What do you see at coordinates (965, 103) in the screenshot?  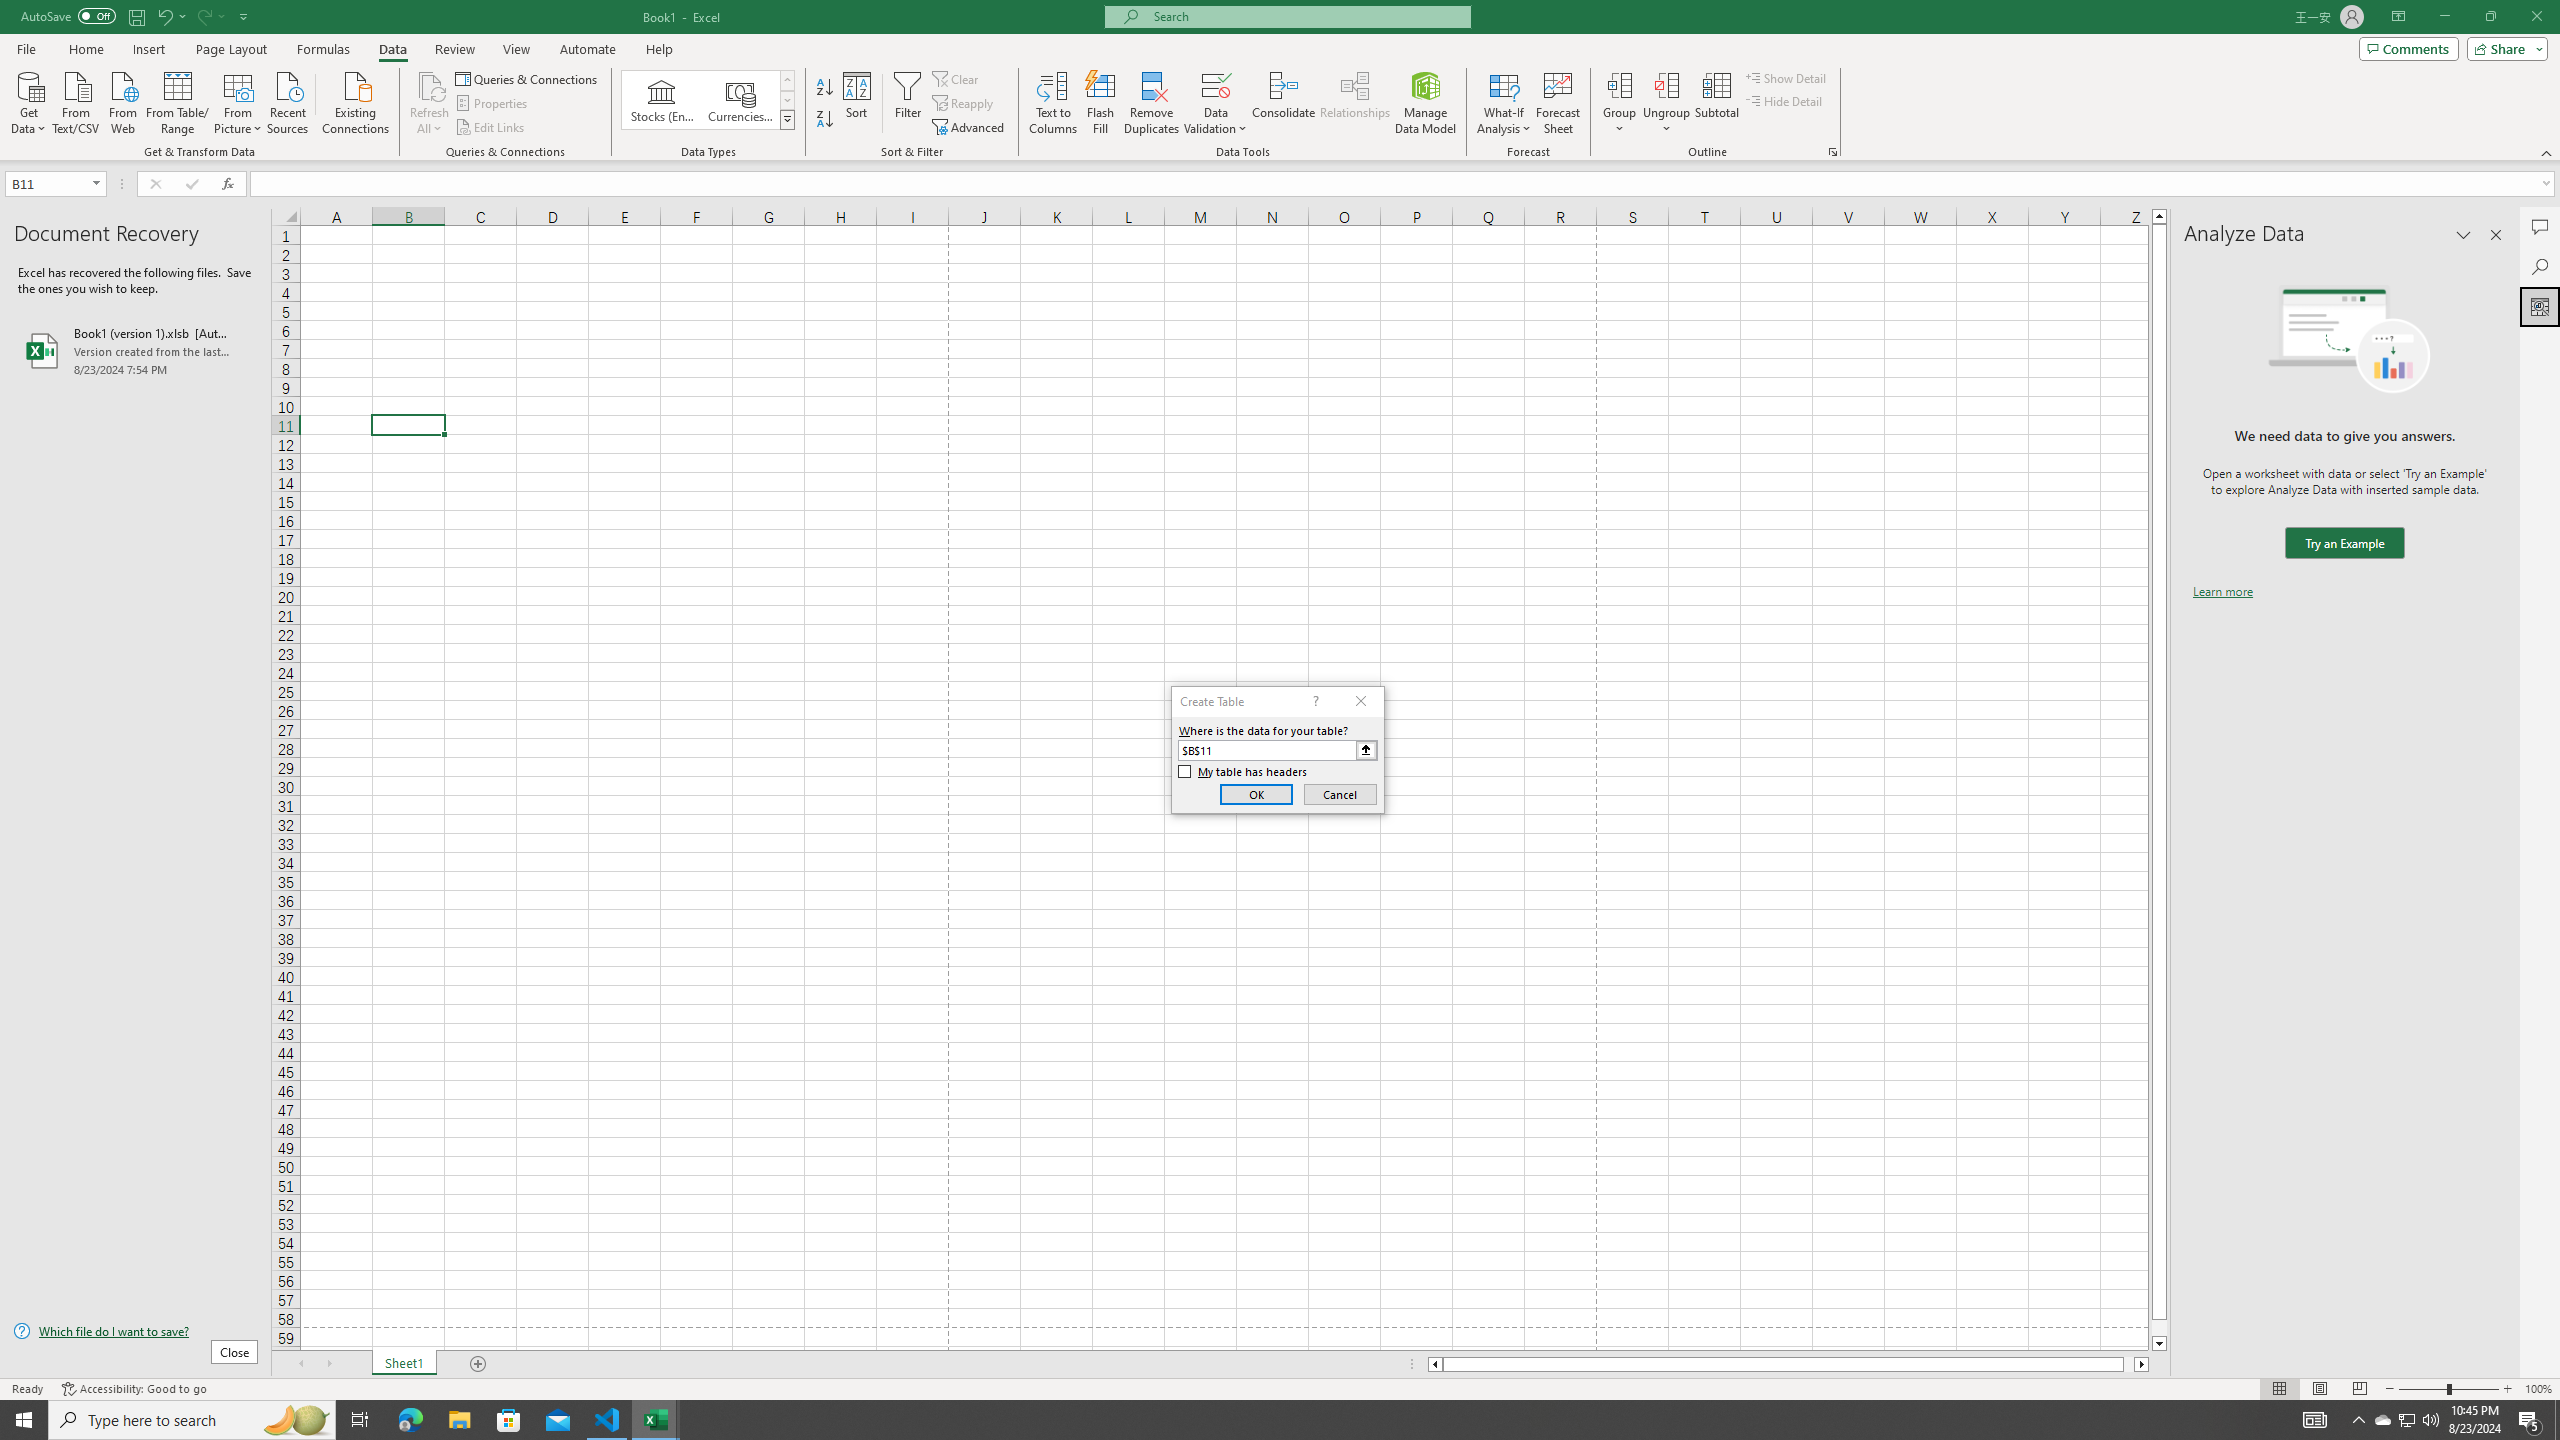 I see `'Reapply'` at bounding box center [965, 103].